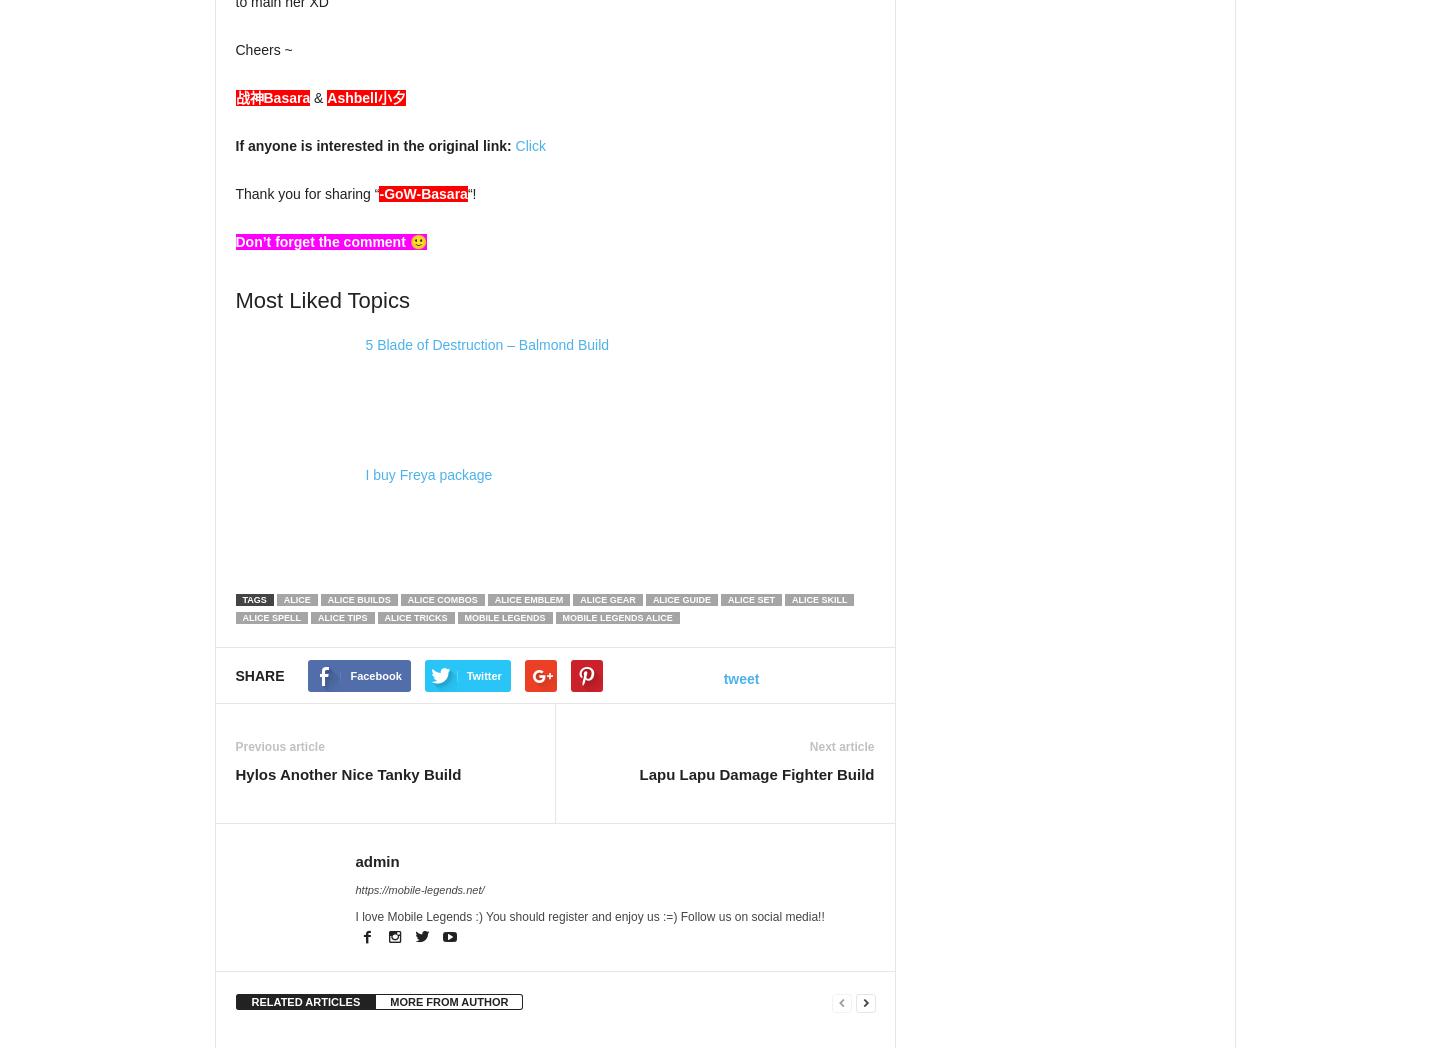 The height and width of the screenshot is (1048, 1450). What do you see at coordinates (268, 617) in the screenshot?
I see `'Alice Spell'` at bounding box center [268, 617].